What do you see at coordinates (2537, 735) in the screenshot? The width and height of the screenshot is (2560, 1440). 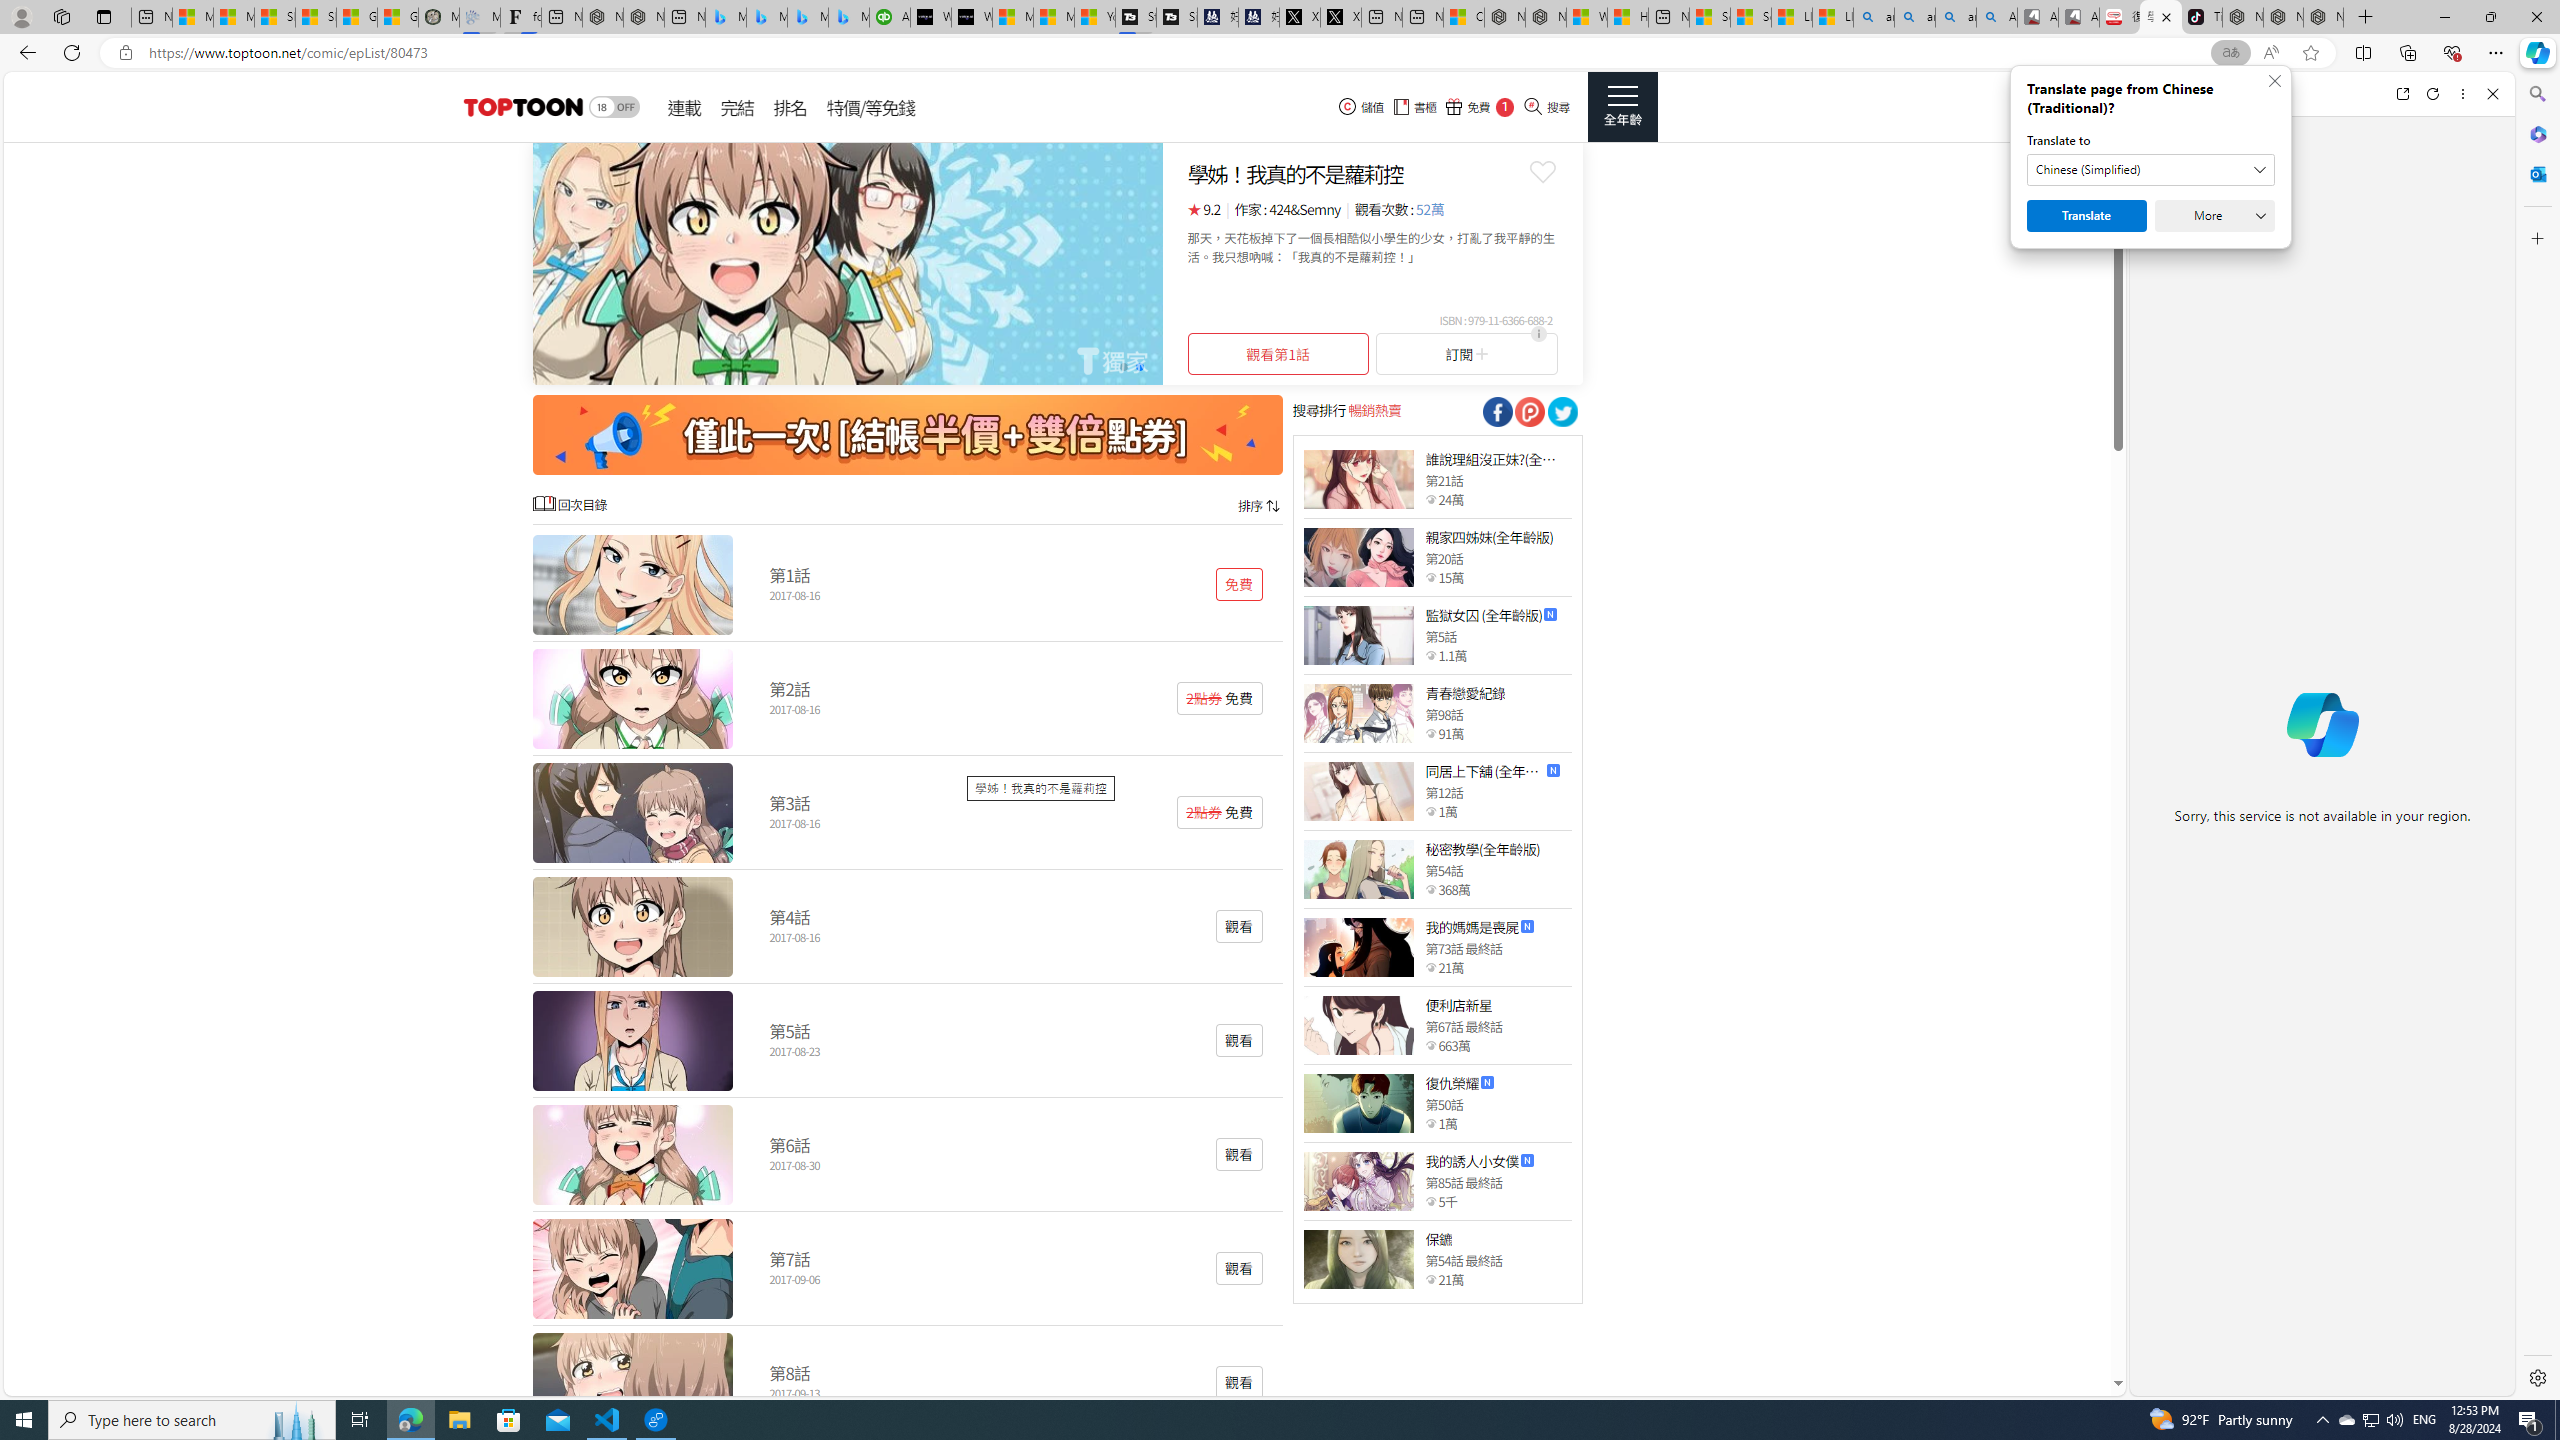 I see `'Side bar'` at bounding box center [2537, 735].